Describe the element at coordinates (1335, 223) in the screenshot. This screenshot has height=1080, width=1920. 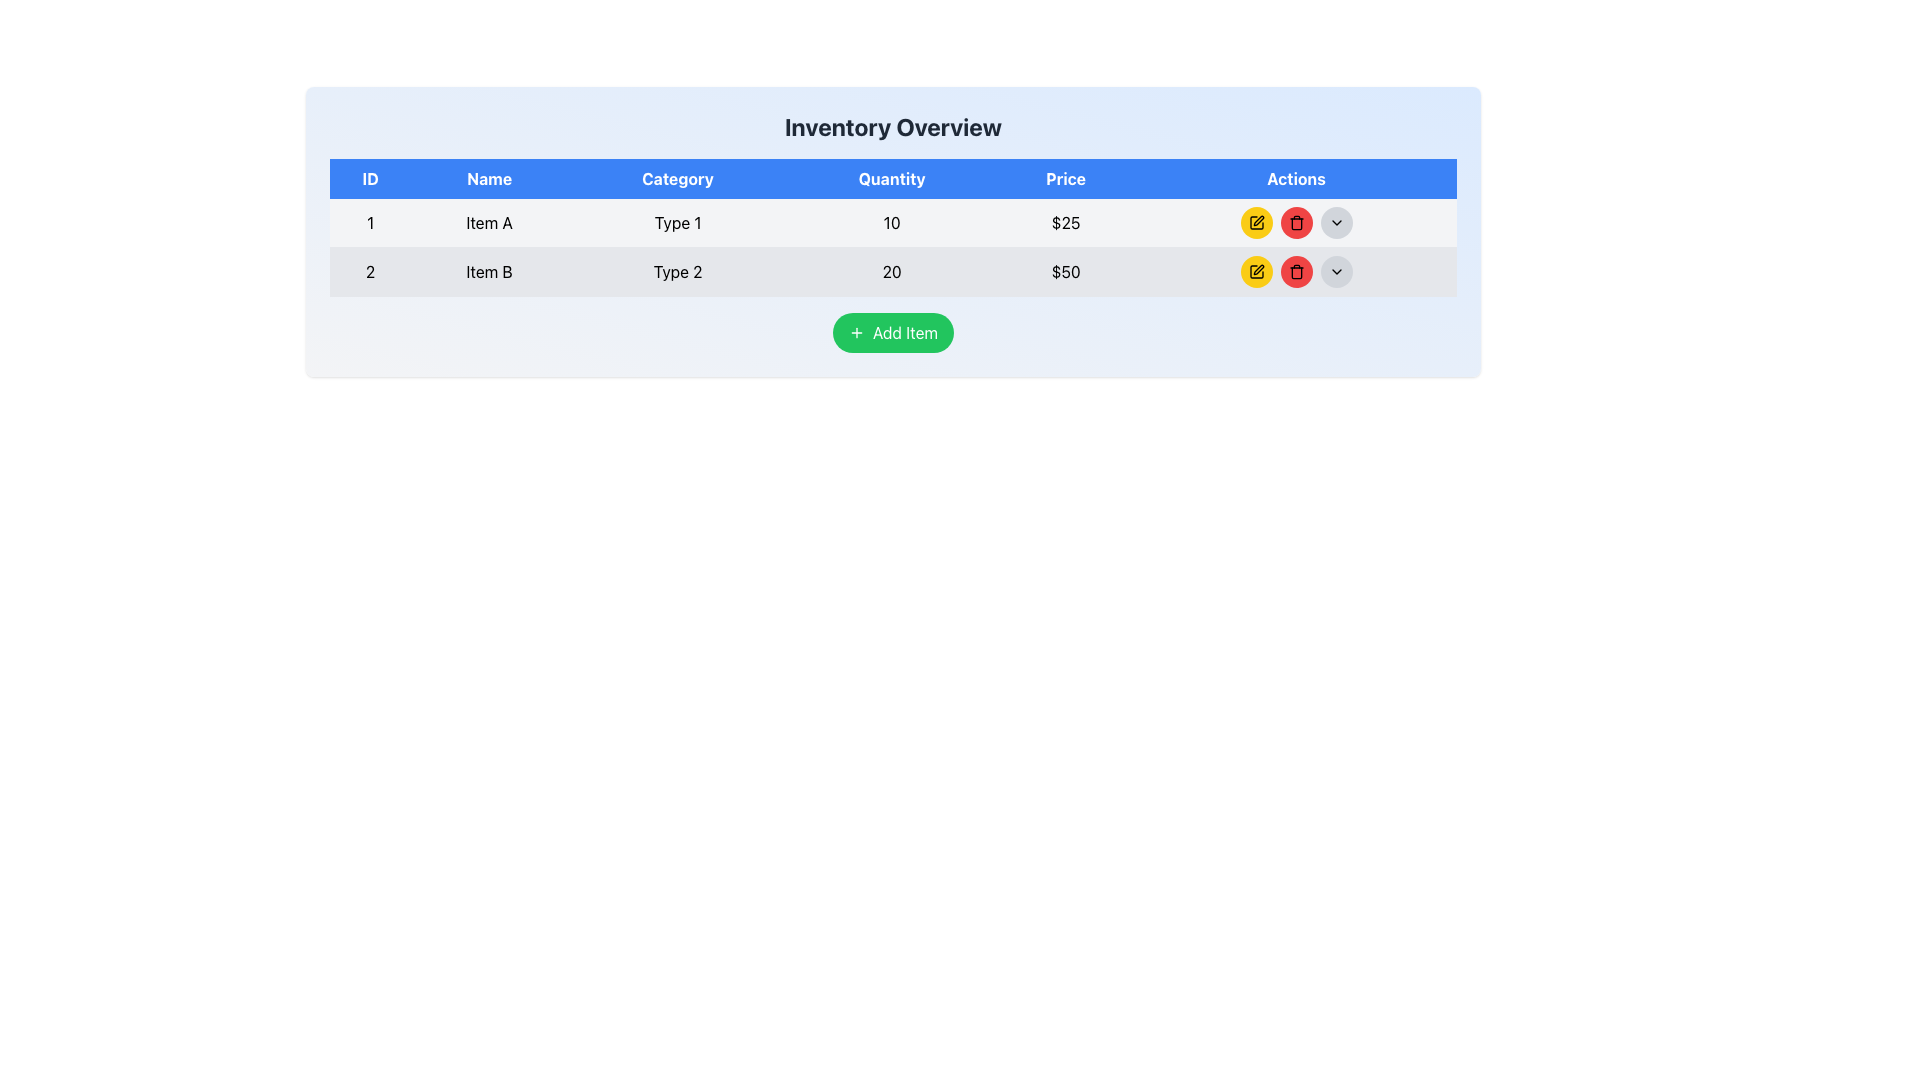
I see `the chevron icon inside the gray-rounded button located in the 'Actions' column of the second row of the table` at that location.